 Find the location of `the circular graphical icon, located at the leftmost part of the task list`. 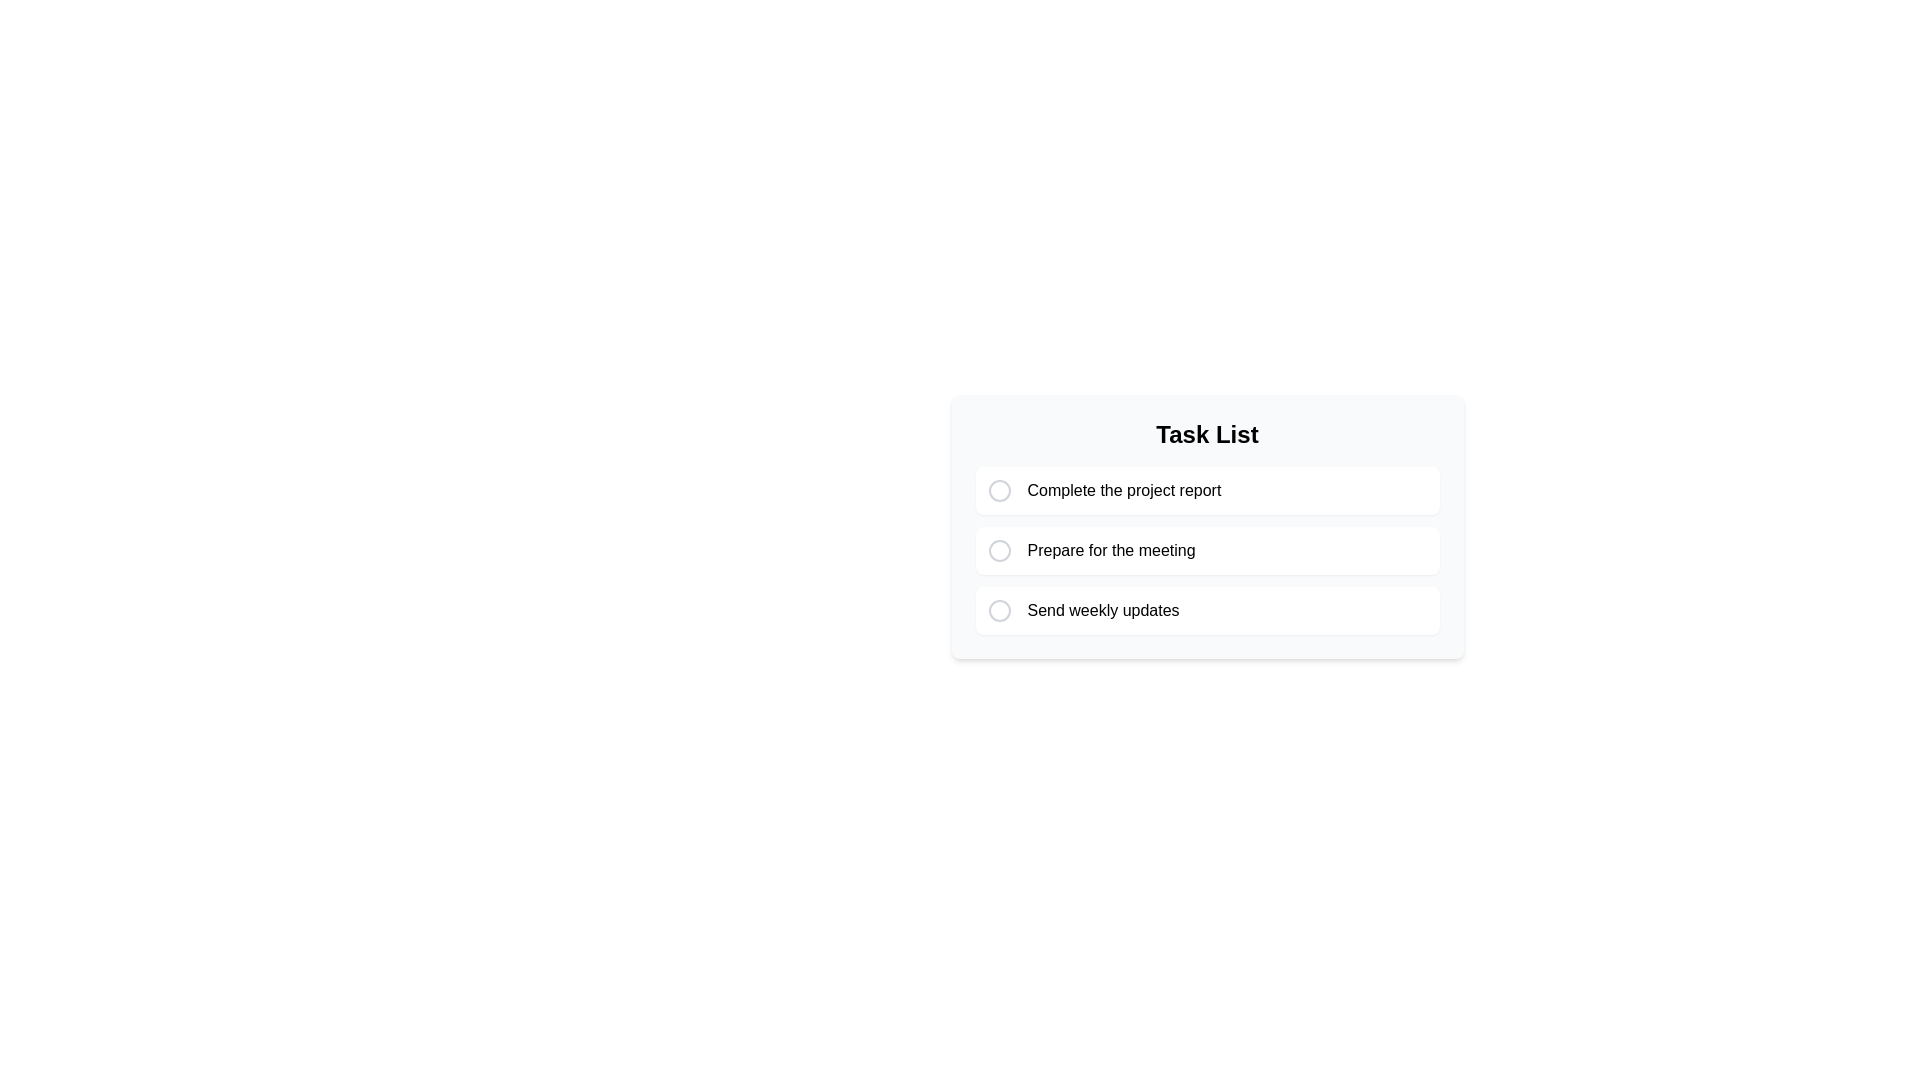

the circular graphical icon, located at the leftmost part of the task list is located at coordinates (999, 490).